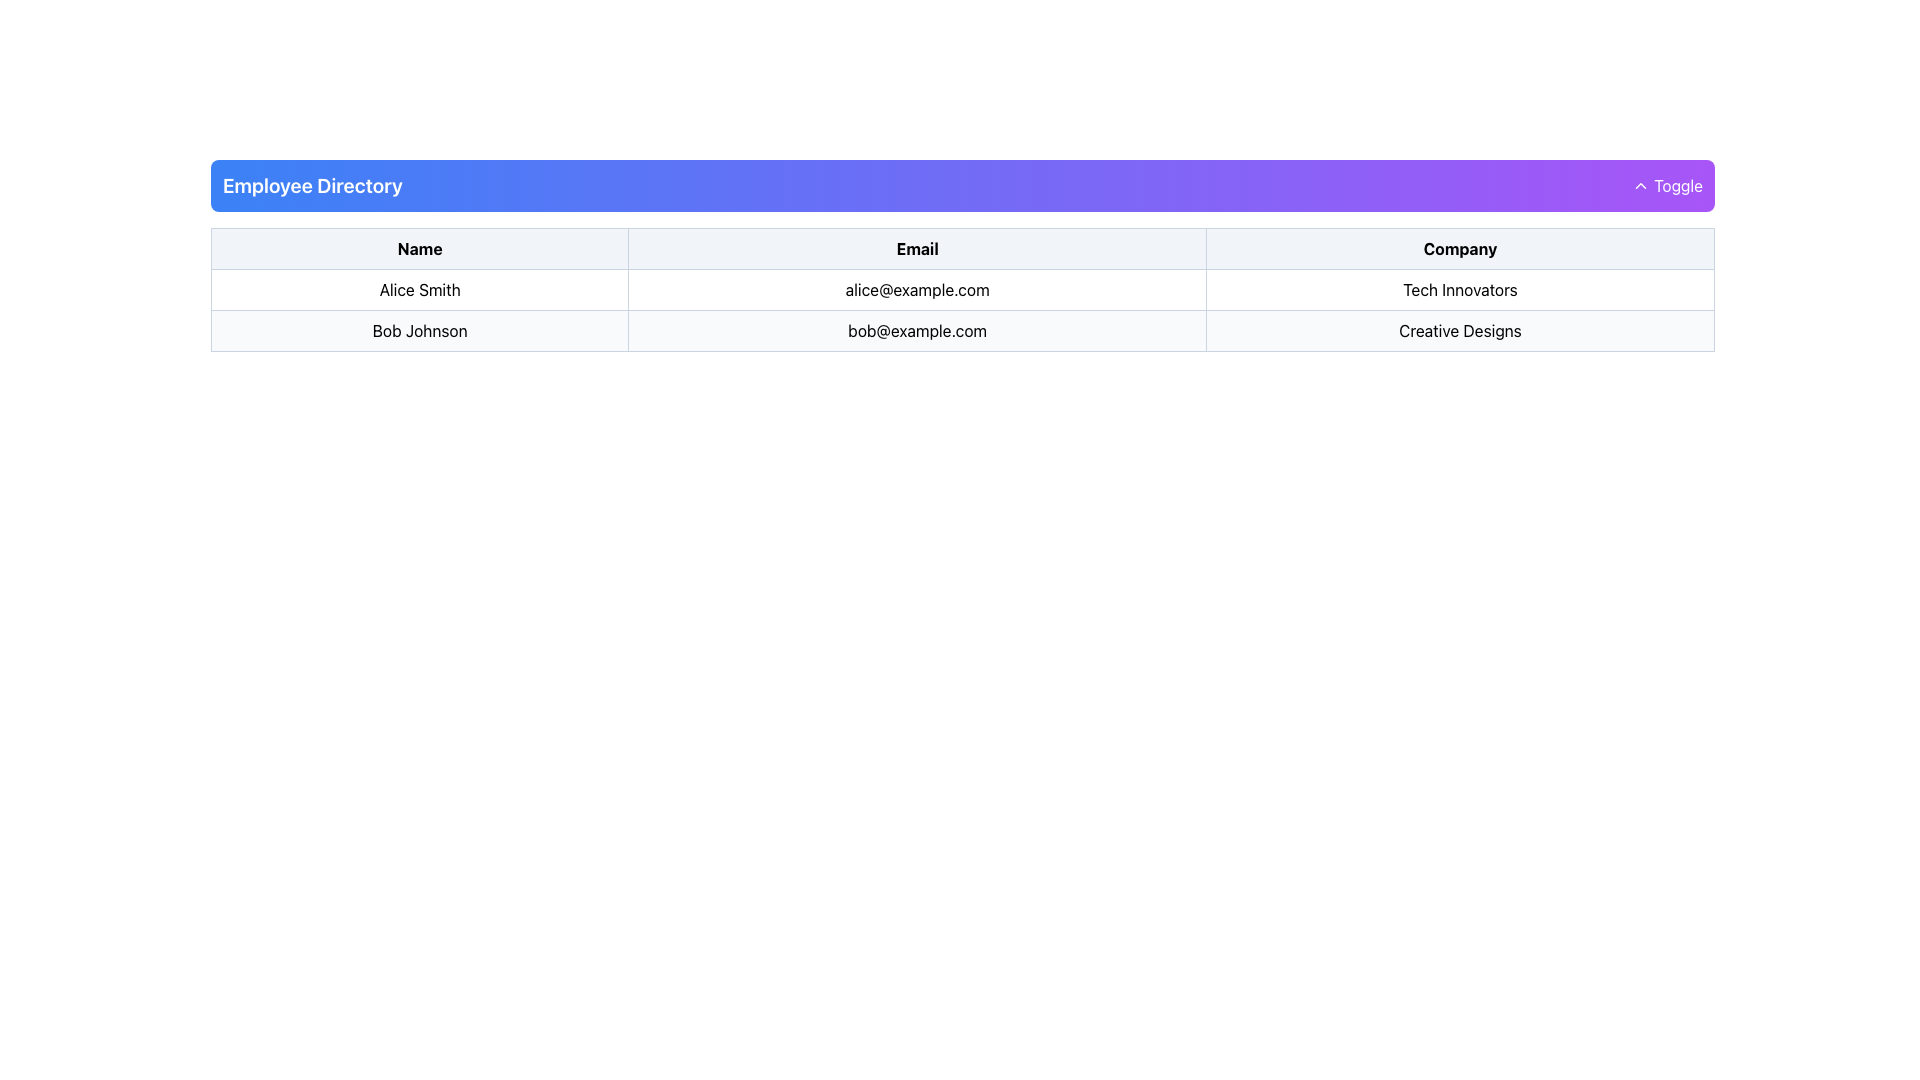  What do you see at coordinates (1641, 185) in the screenshot?
I see `the small upward-pointing triangular arrow icon located to the left of the 'Toggle' label on the purple bar` at bounding box center [1641, 185].